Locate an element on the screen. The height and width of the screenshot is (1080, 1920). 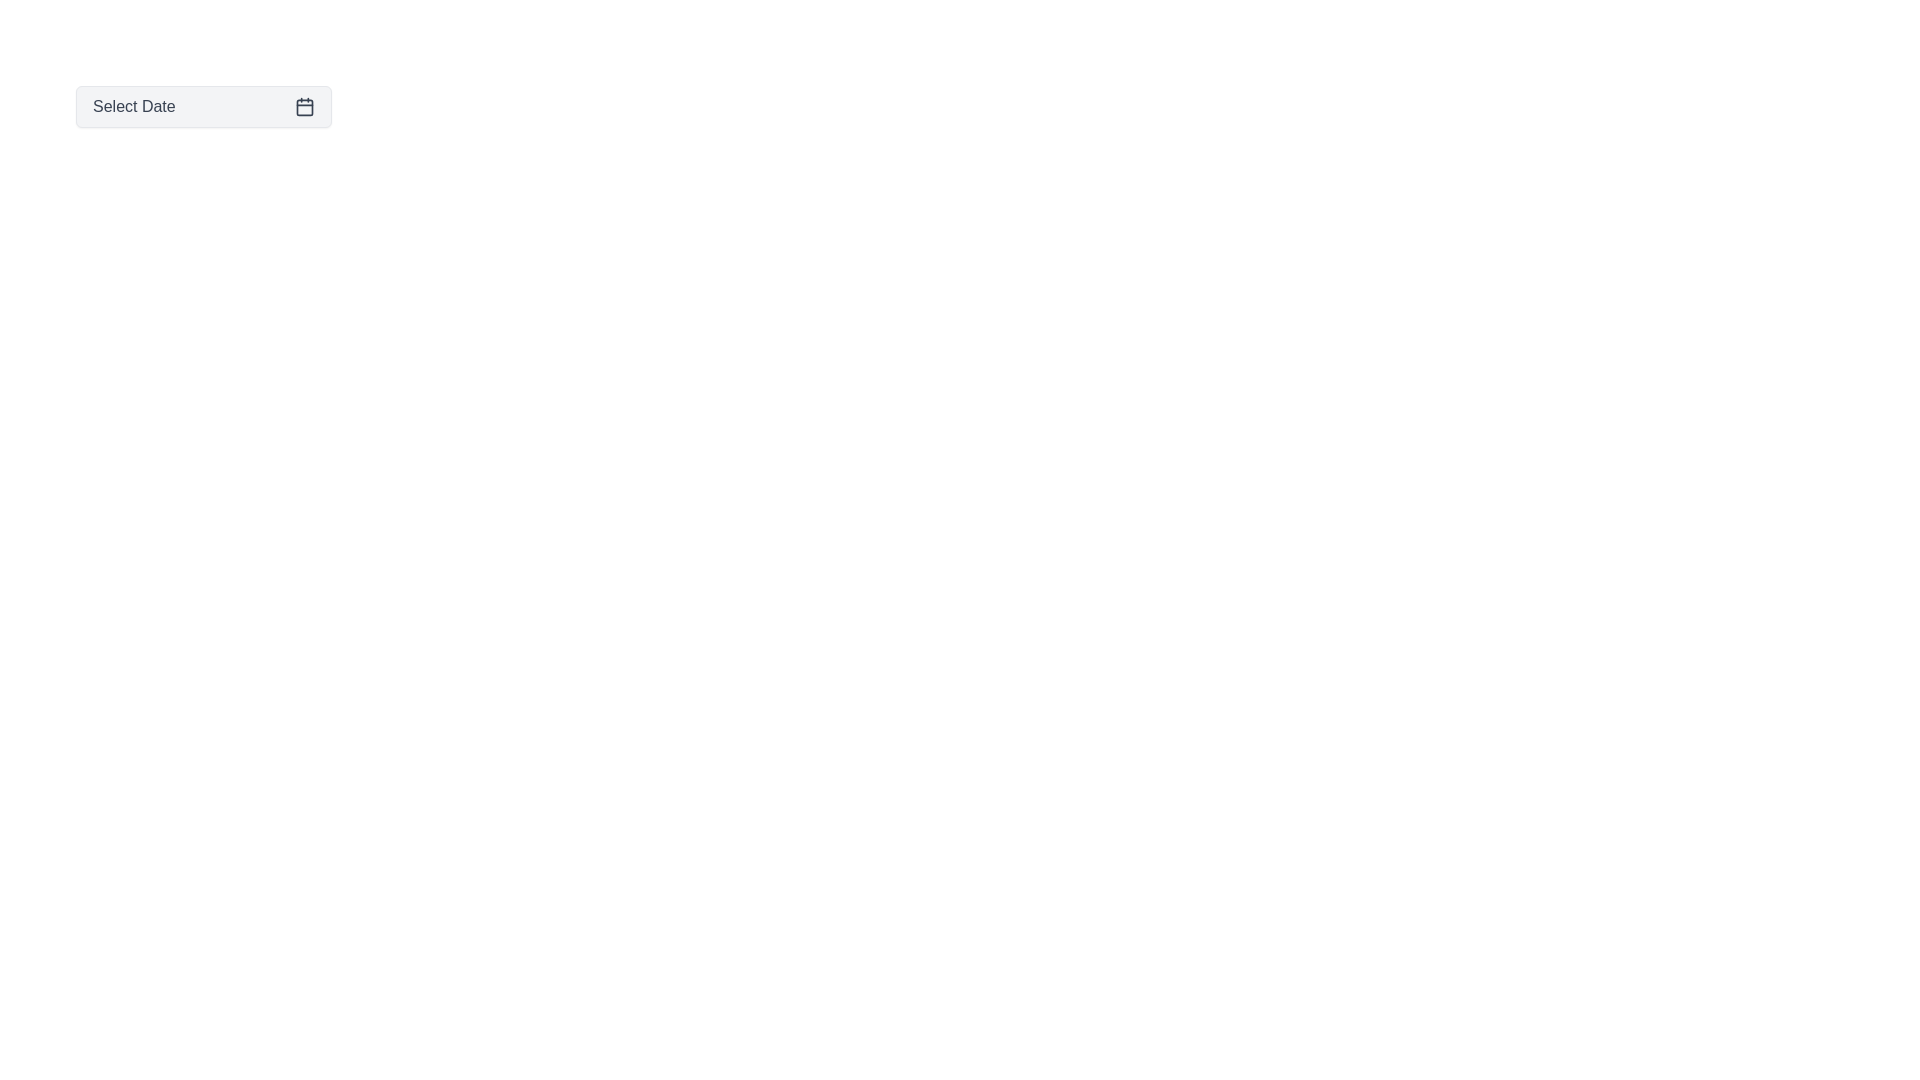
the calendar icon located at the far right of the 'Select Date' button is located at coordinates (304, 107).